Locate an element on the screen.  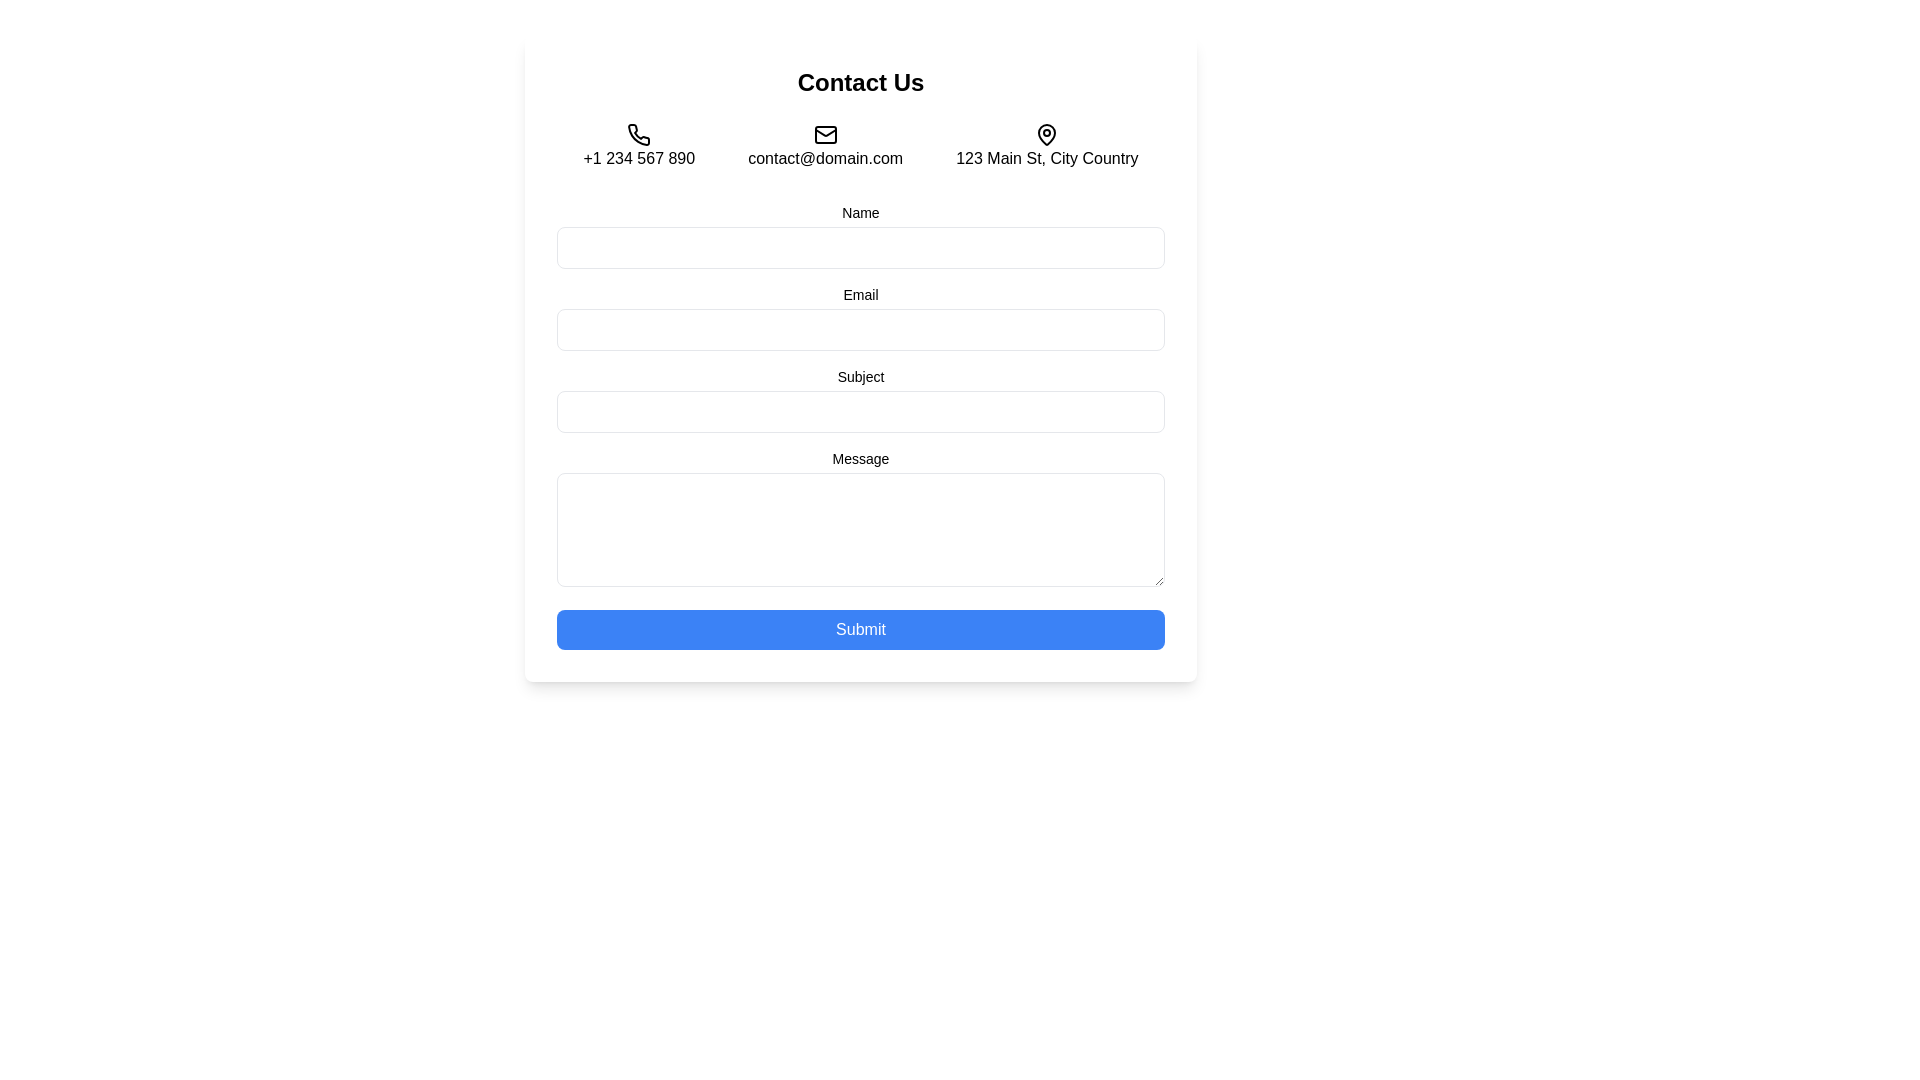
the Email input field labeled 'Email', which is the second input field in the form layout, positioned near the center of the layout is located at coordinates (860, 316).